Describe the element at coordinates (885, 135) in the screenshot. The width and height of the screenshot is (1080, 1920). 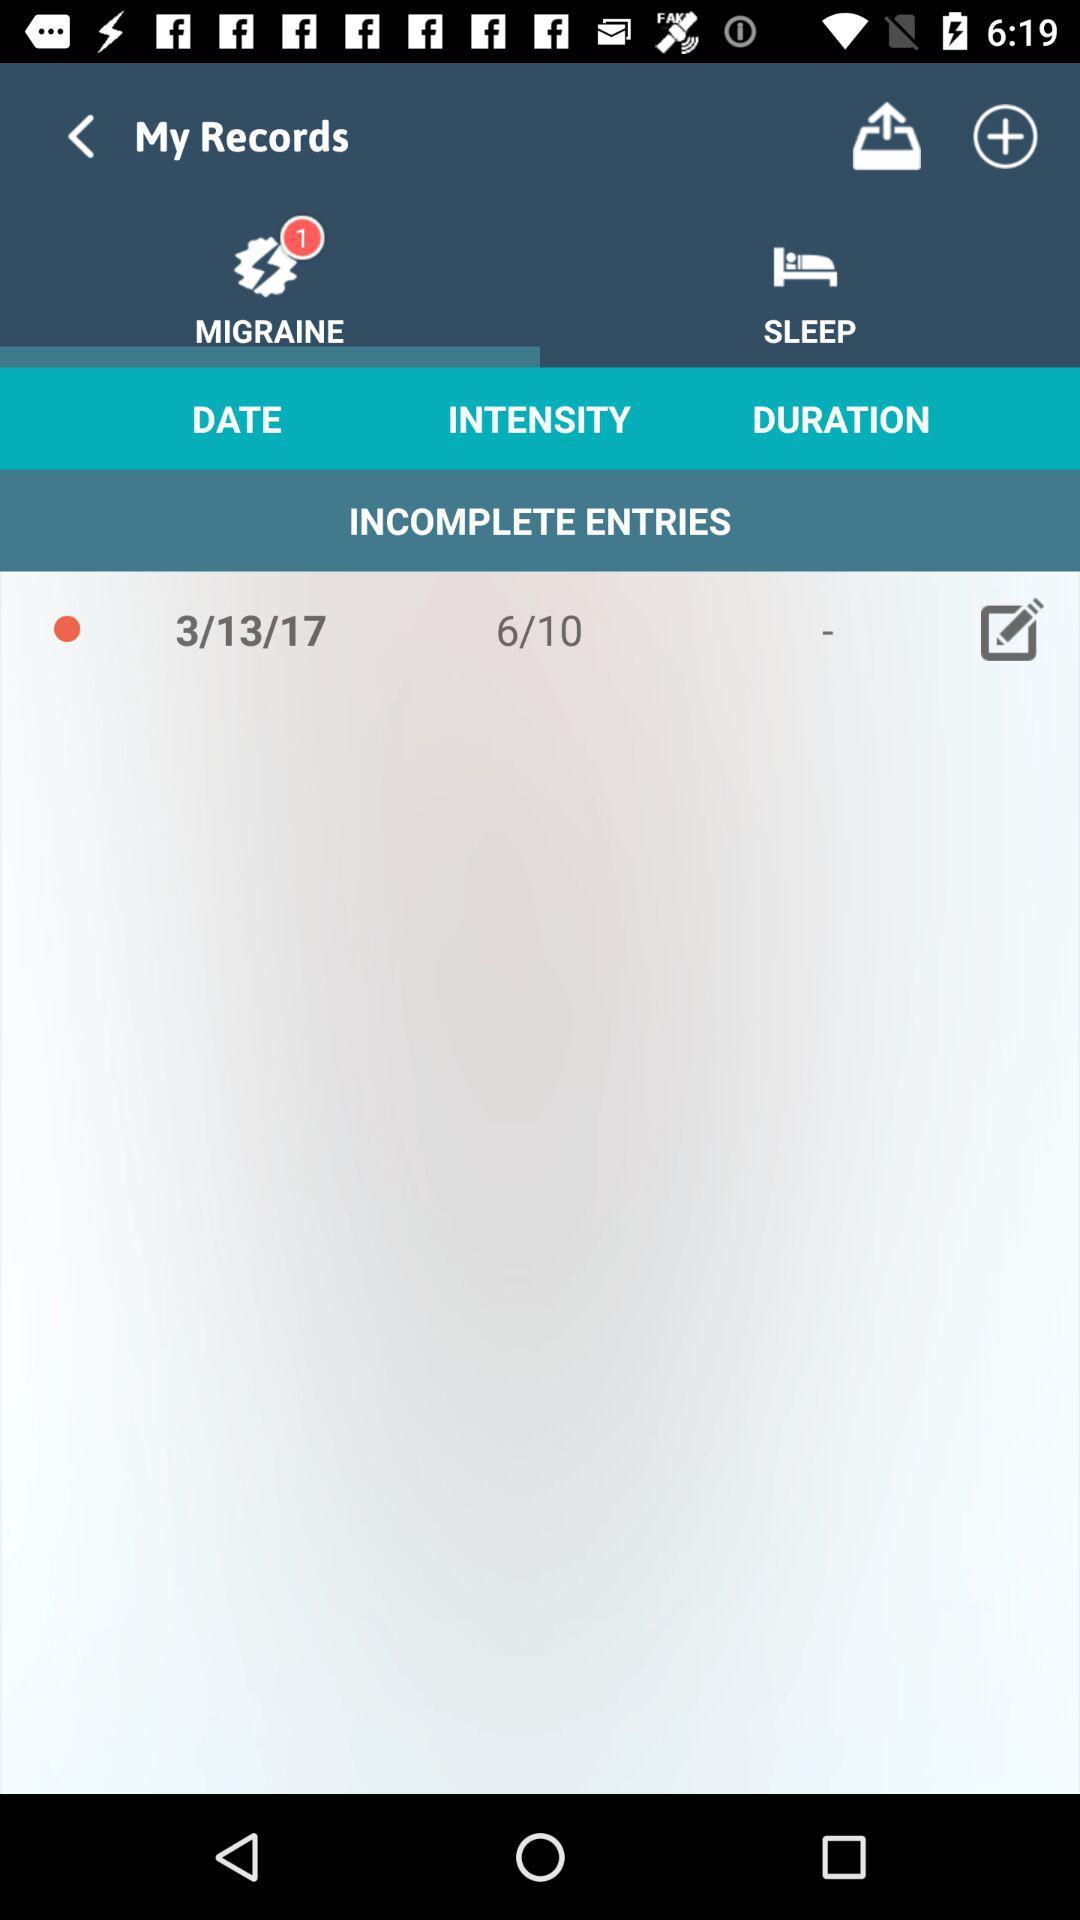
I see `send message` at that location.